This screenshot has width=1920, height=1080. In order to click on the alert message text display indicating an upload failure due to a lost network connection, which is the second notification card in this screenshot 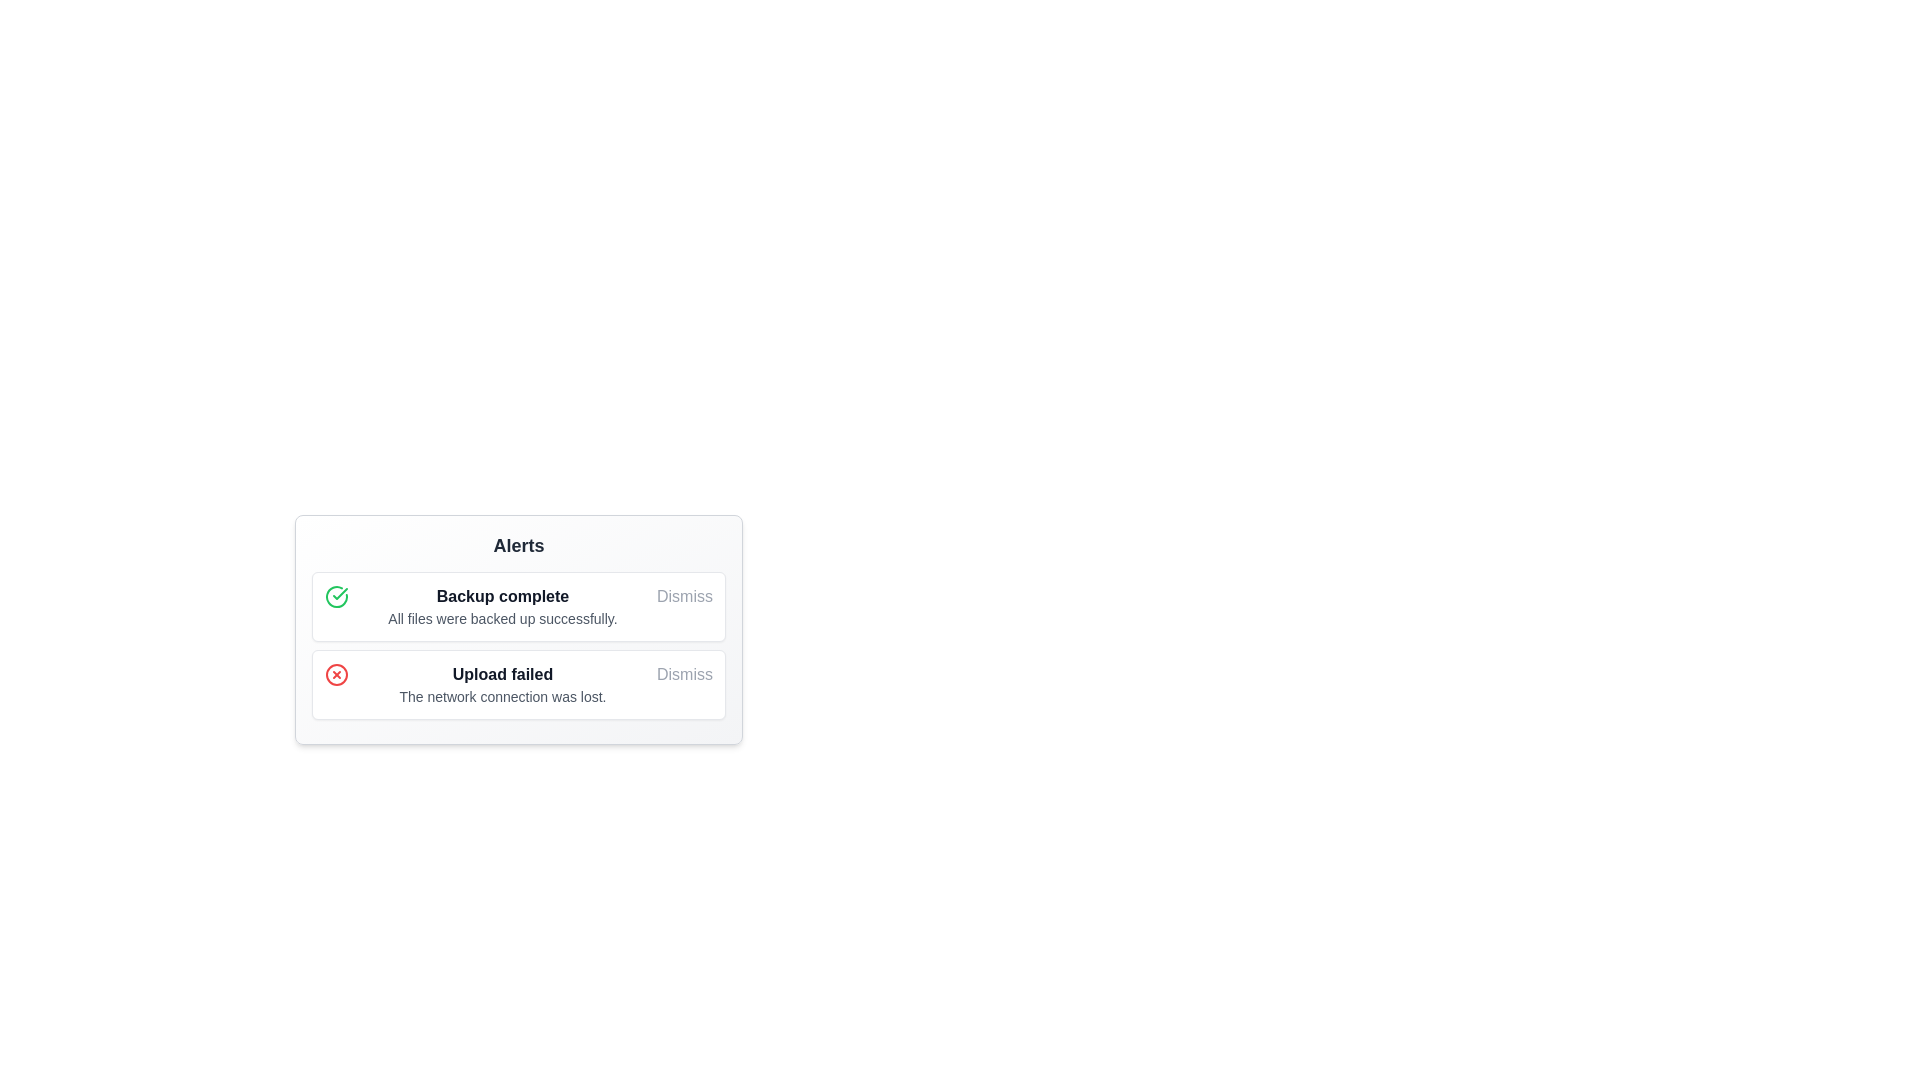, I will do `click(503, 684)`.